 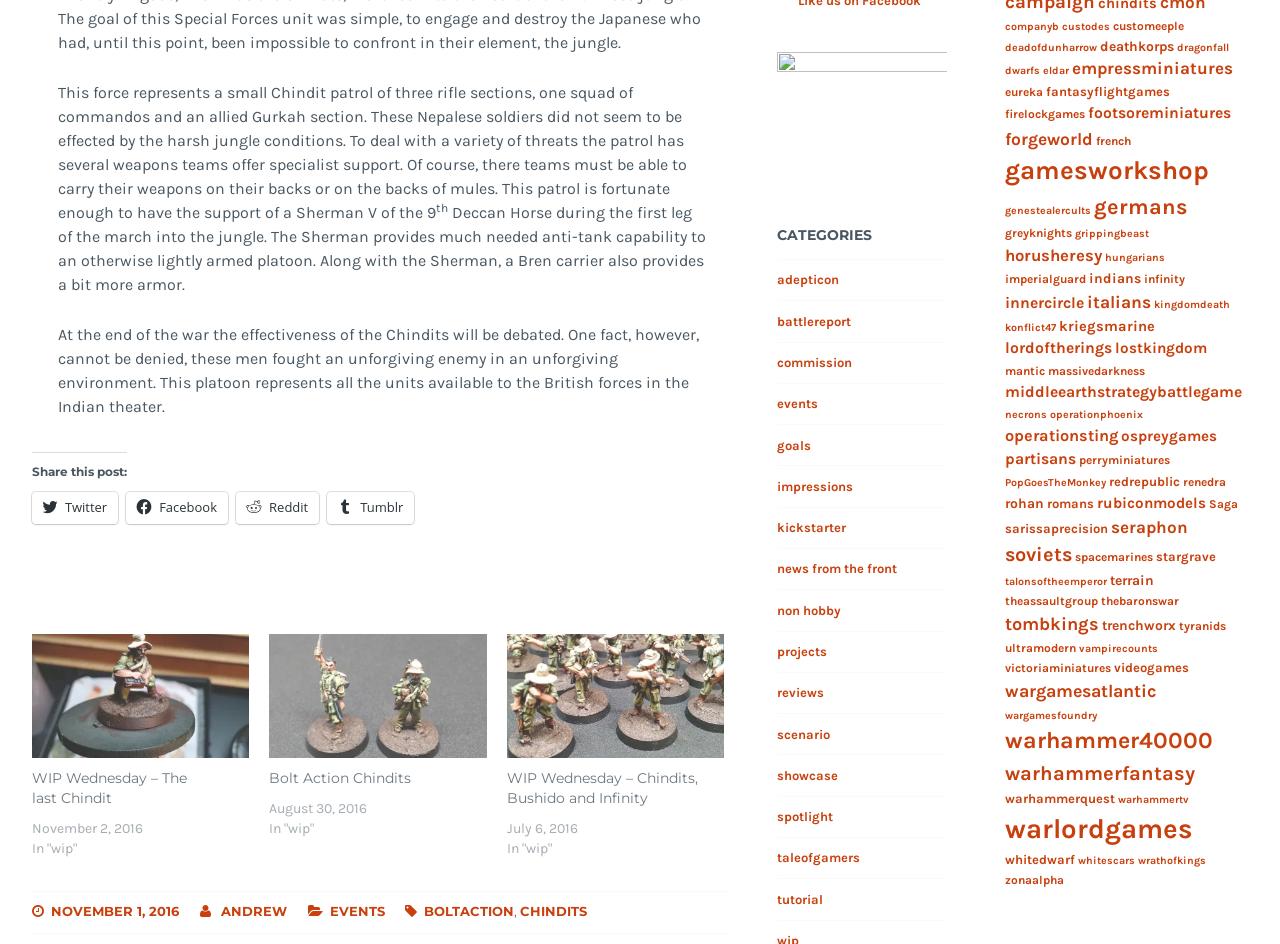 What do you see at coordinates (1202, 480) in the screenshot?
I see `'renedra'` at bounding box center [1202, 480].